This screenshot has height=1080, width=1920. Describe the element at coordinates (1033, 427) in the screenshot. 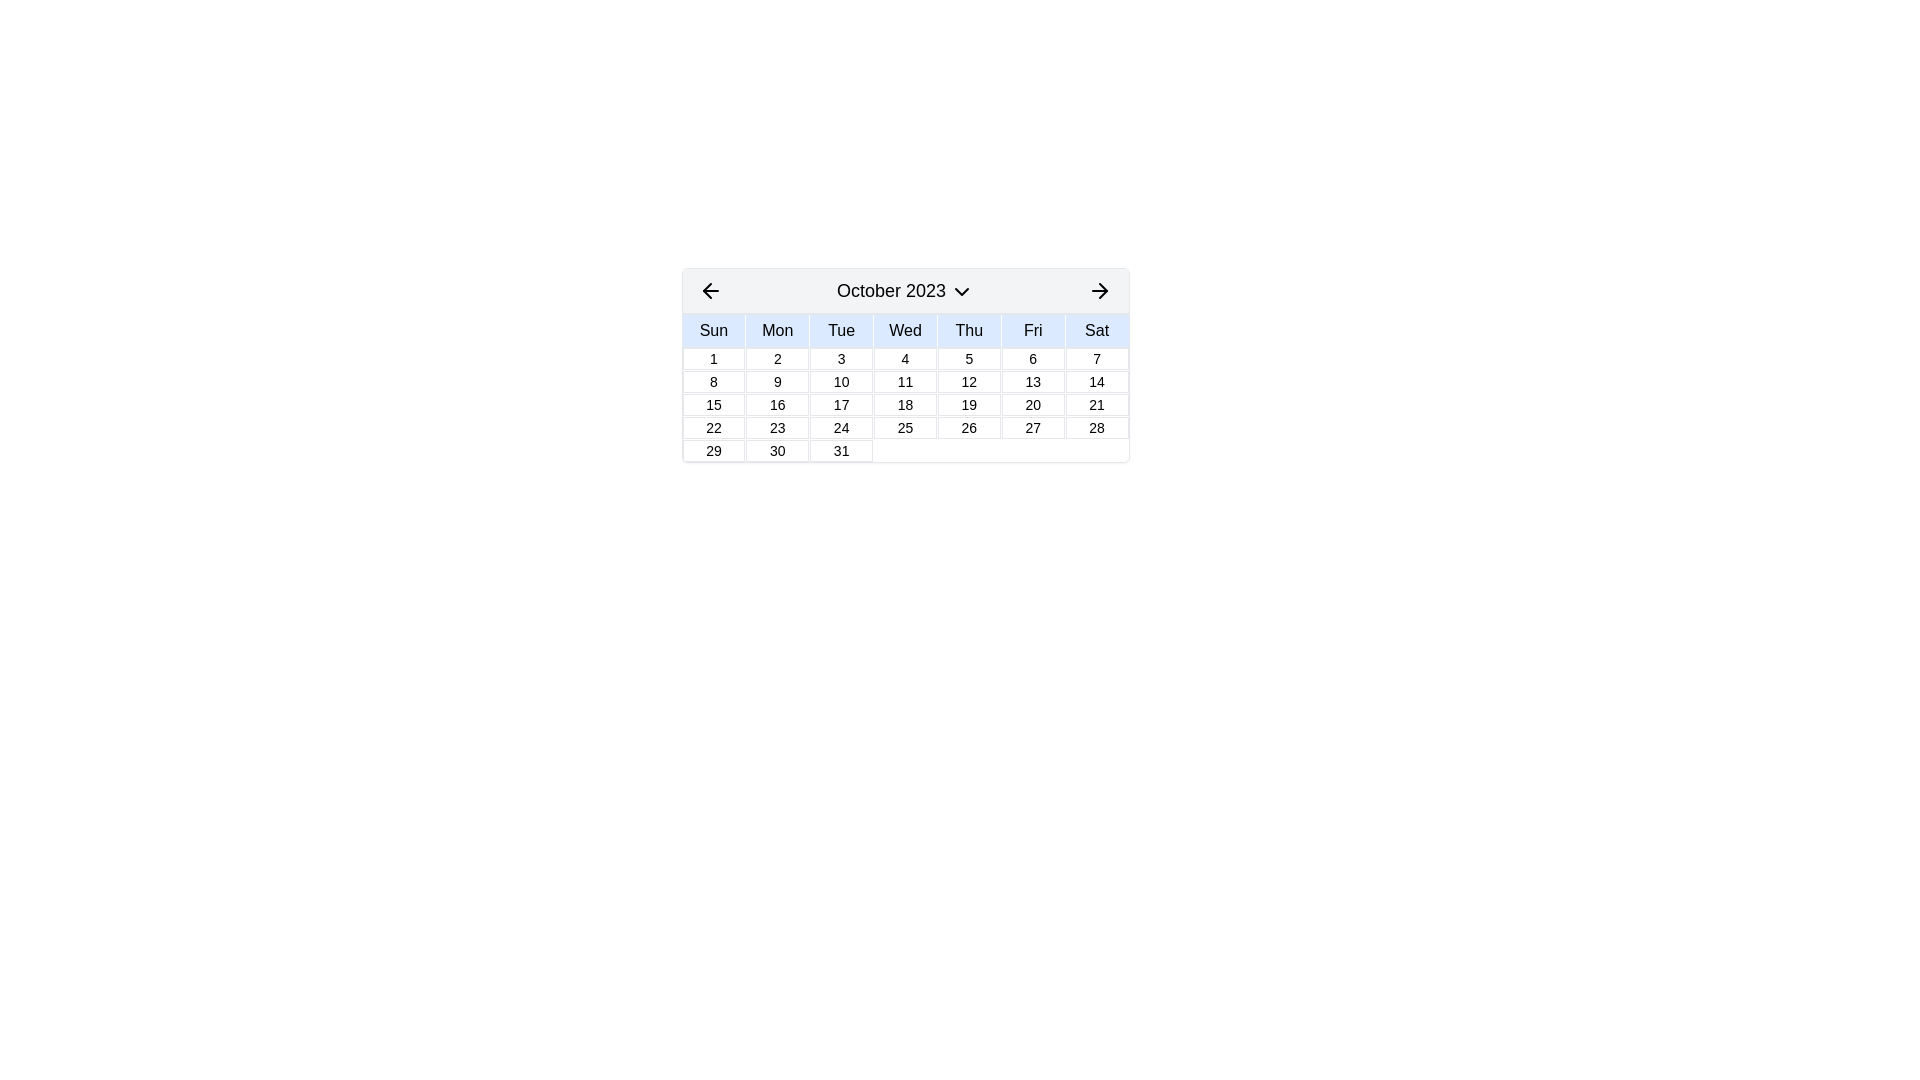

I see `the rectangular cell in the calendar grid that contains the text '27'` at that location.